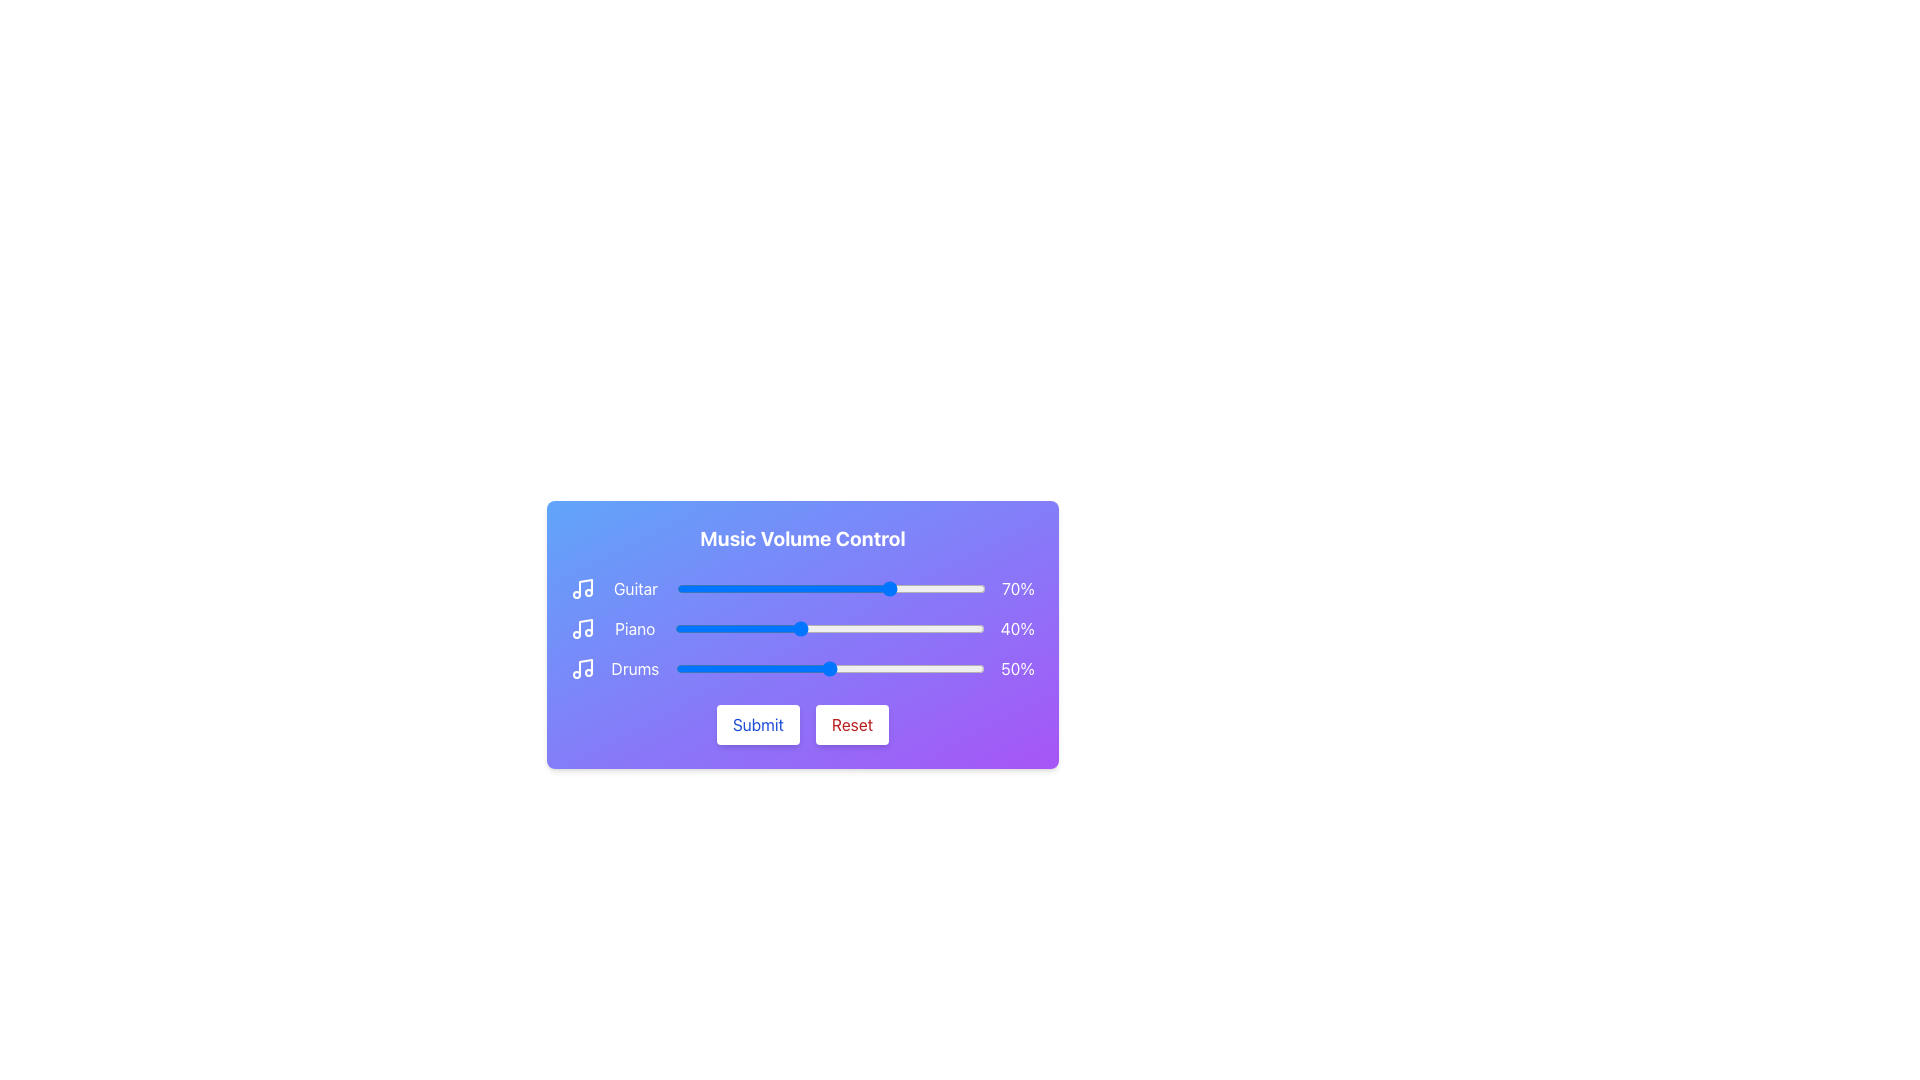 This screenshot has height=1080, width=1920. What do you see at coordinates (757, 725) in the screenshot?
I see `the submit button located in the footer section of the dialogue box` at bounding box center [757, 725].